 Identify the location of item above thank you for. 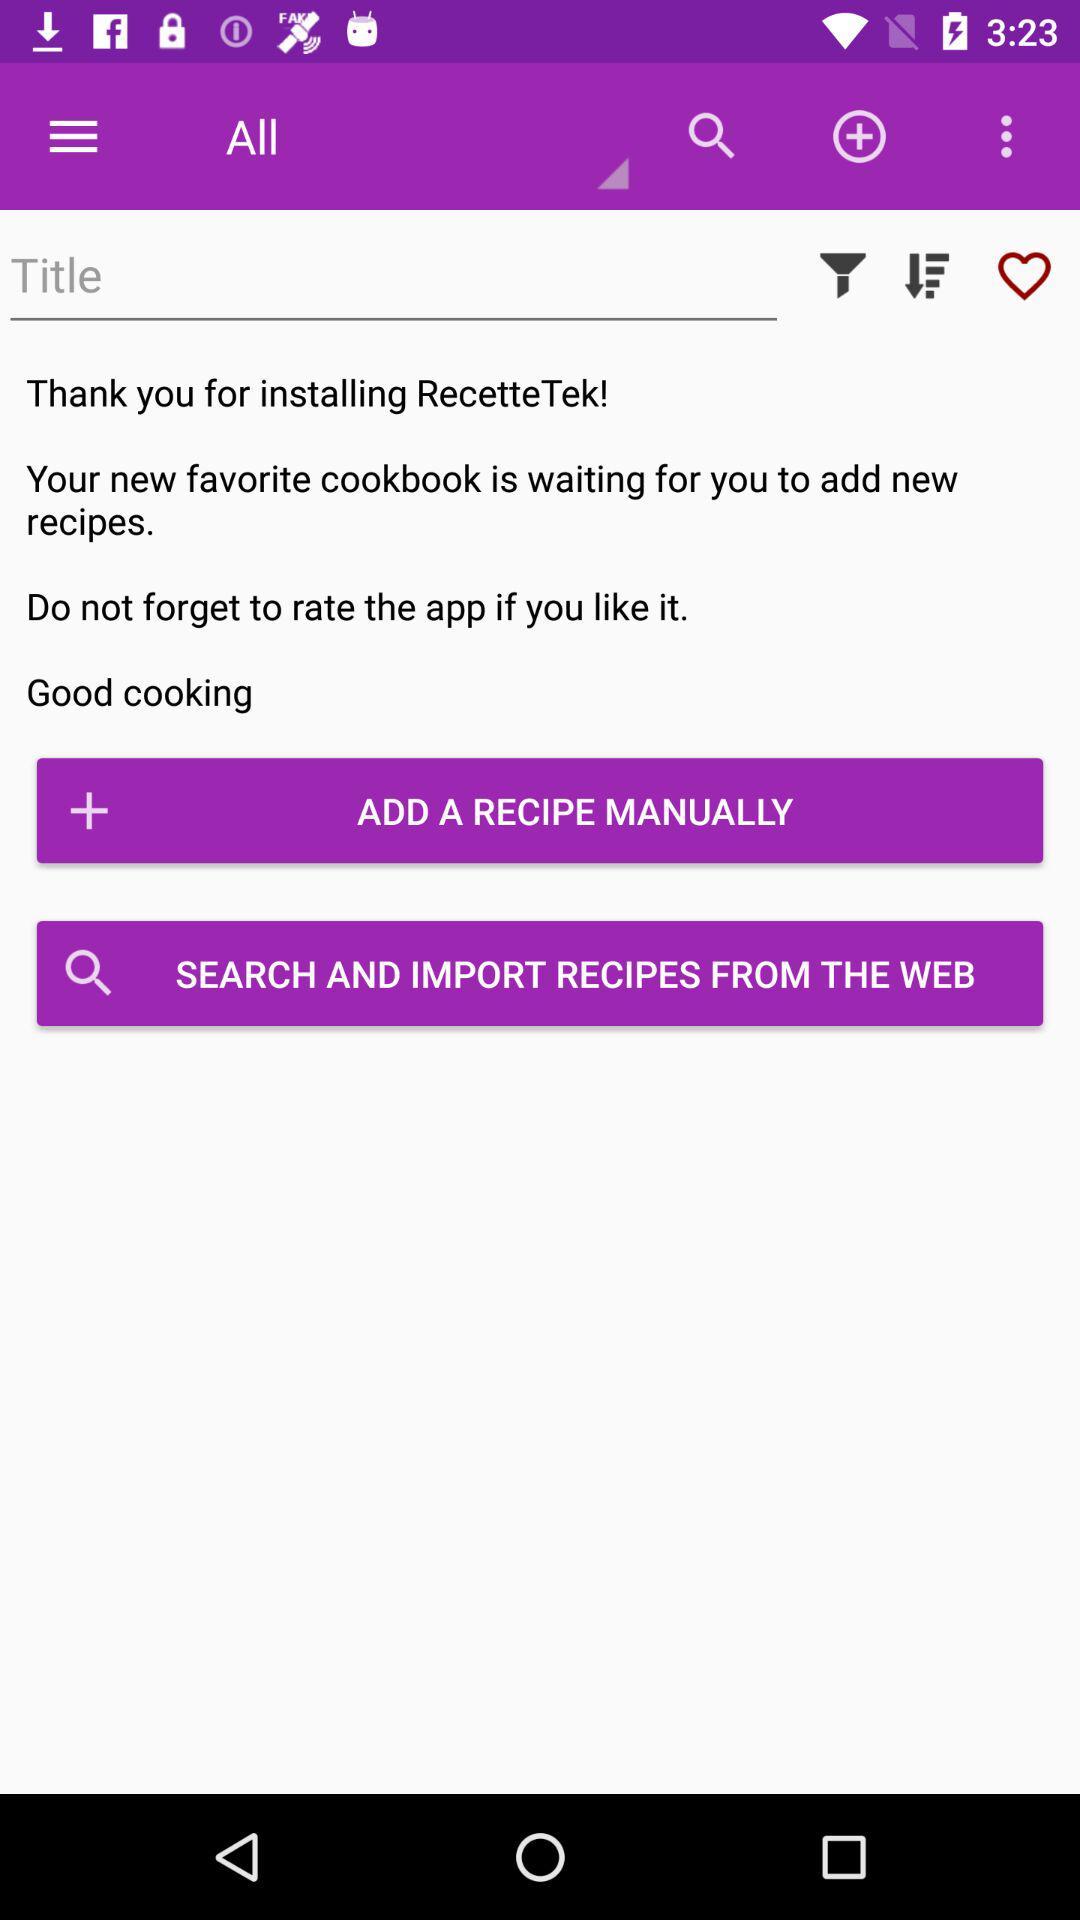
(1024, 274).